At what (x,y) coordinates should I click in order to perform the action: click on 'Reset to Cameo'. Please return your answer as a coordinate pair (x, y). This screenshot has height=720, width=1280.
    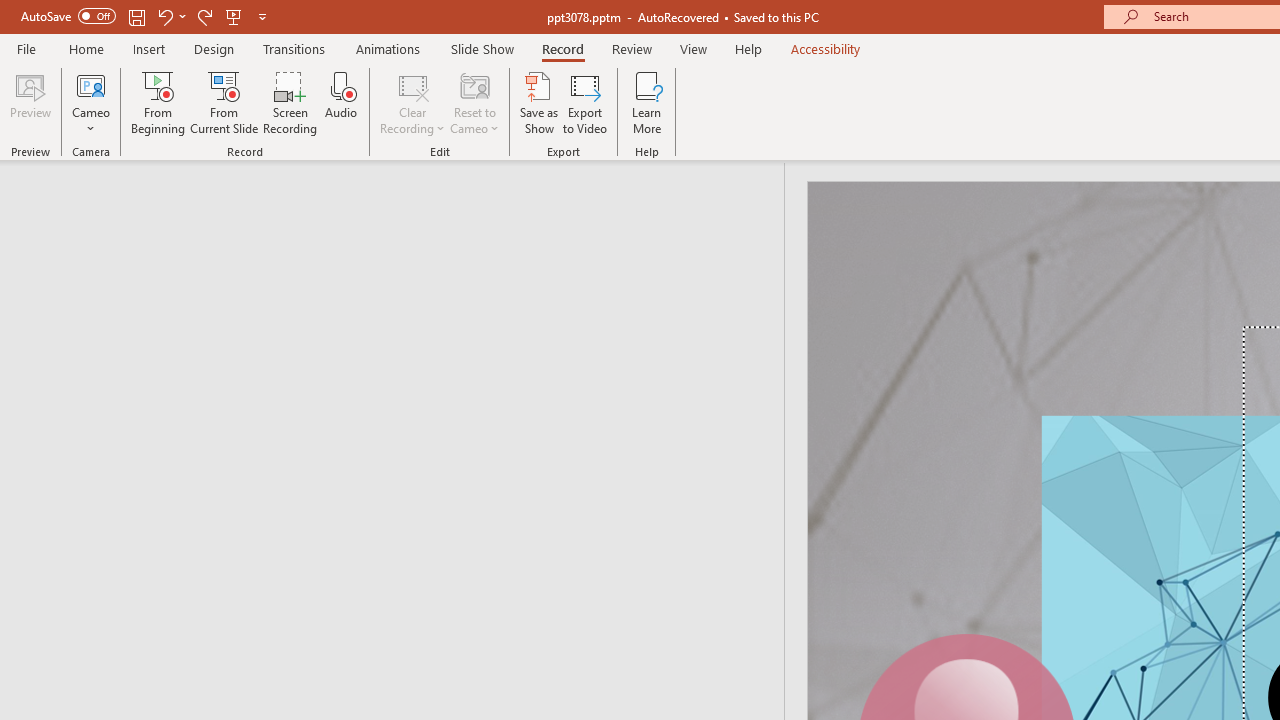
    Looking at the image, I should click on (473, 103).